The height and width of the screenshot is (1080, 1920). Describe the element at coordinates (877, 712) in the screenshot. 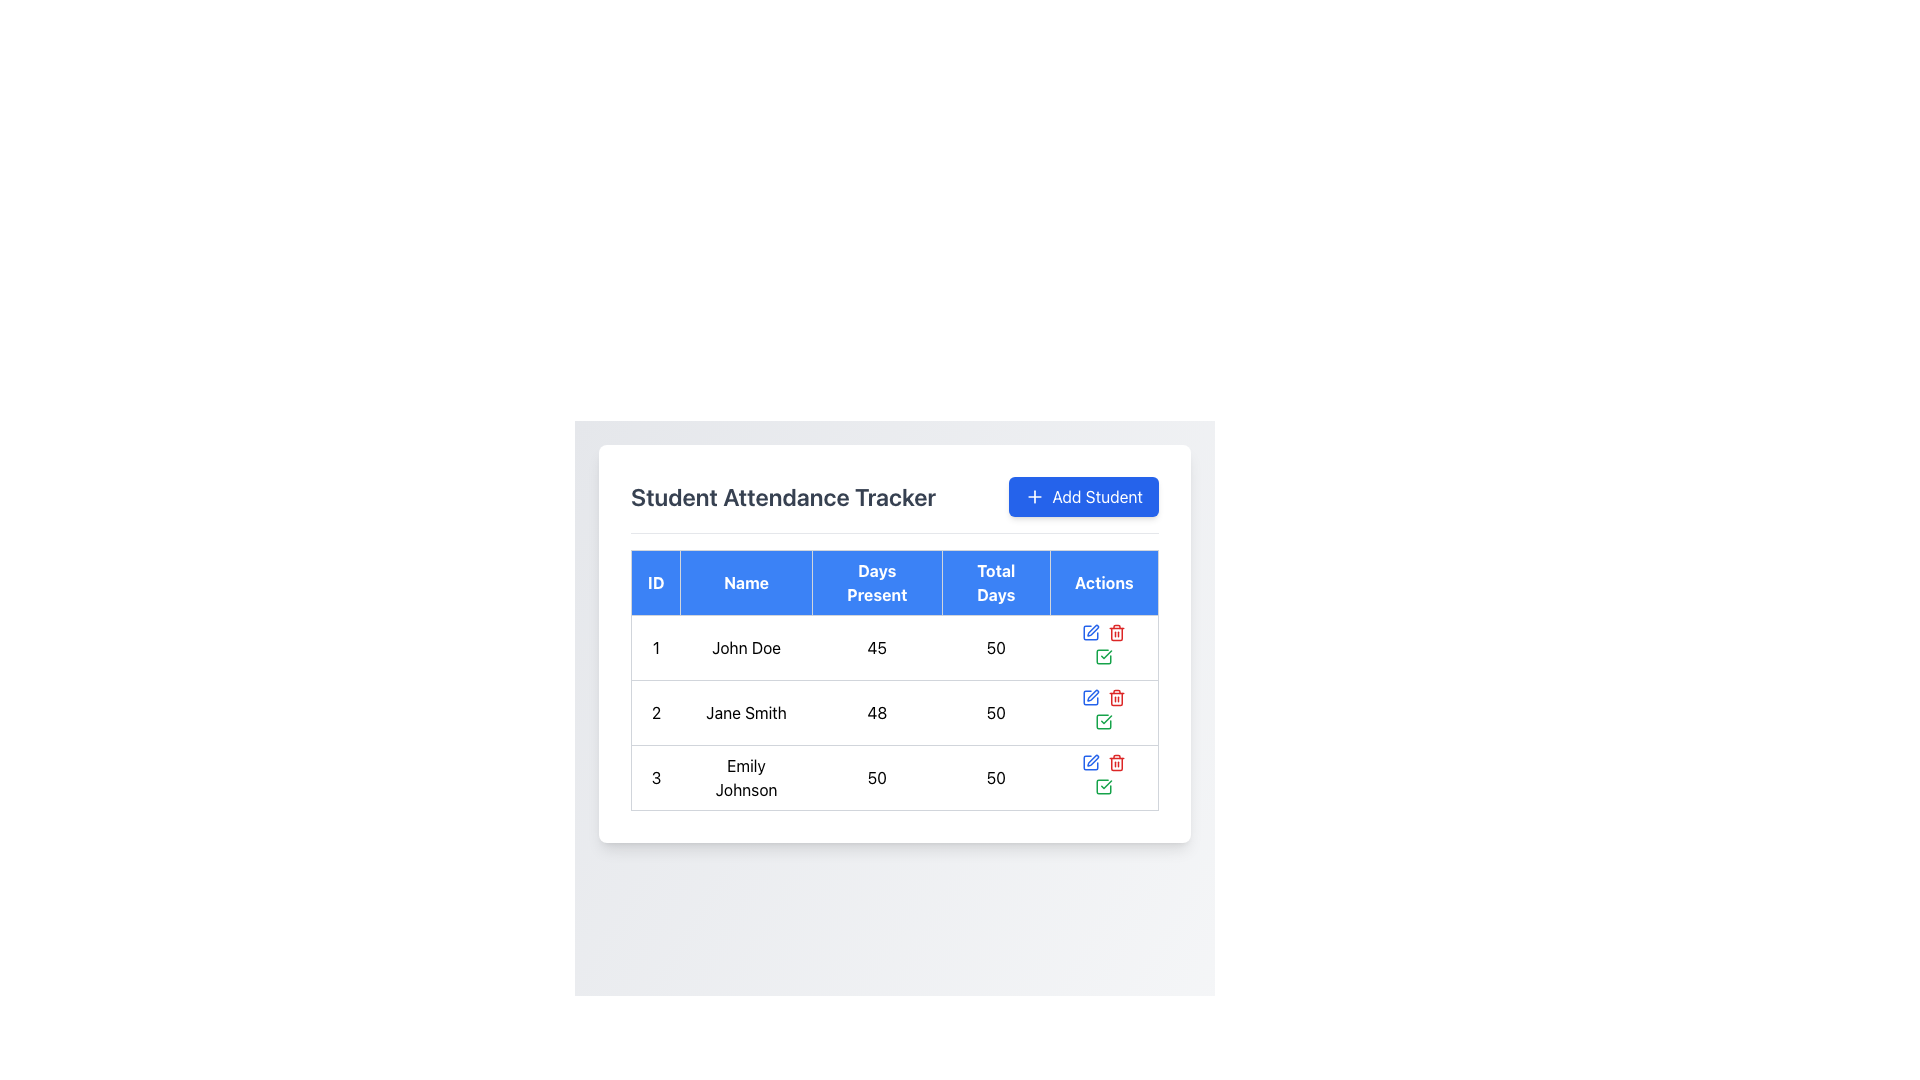

I see `the text display showing '48' in the 'Days Present' column of the second row (associated with 'Jane Smith')` at that location.